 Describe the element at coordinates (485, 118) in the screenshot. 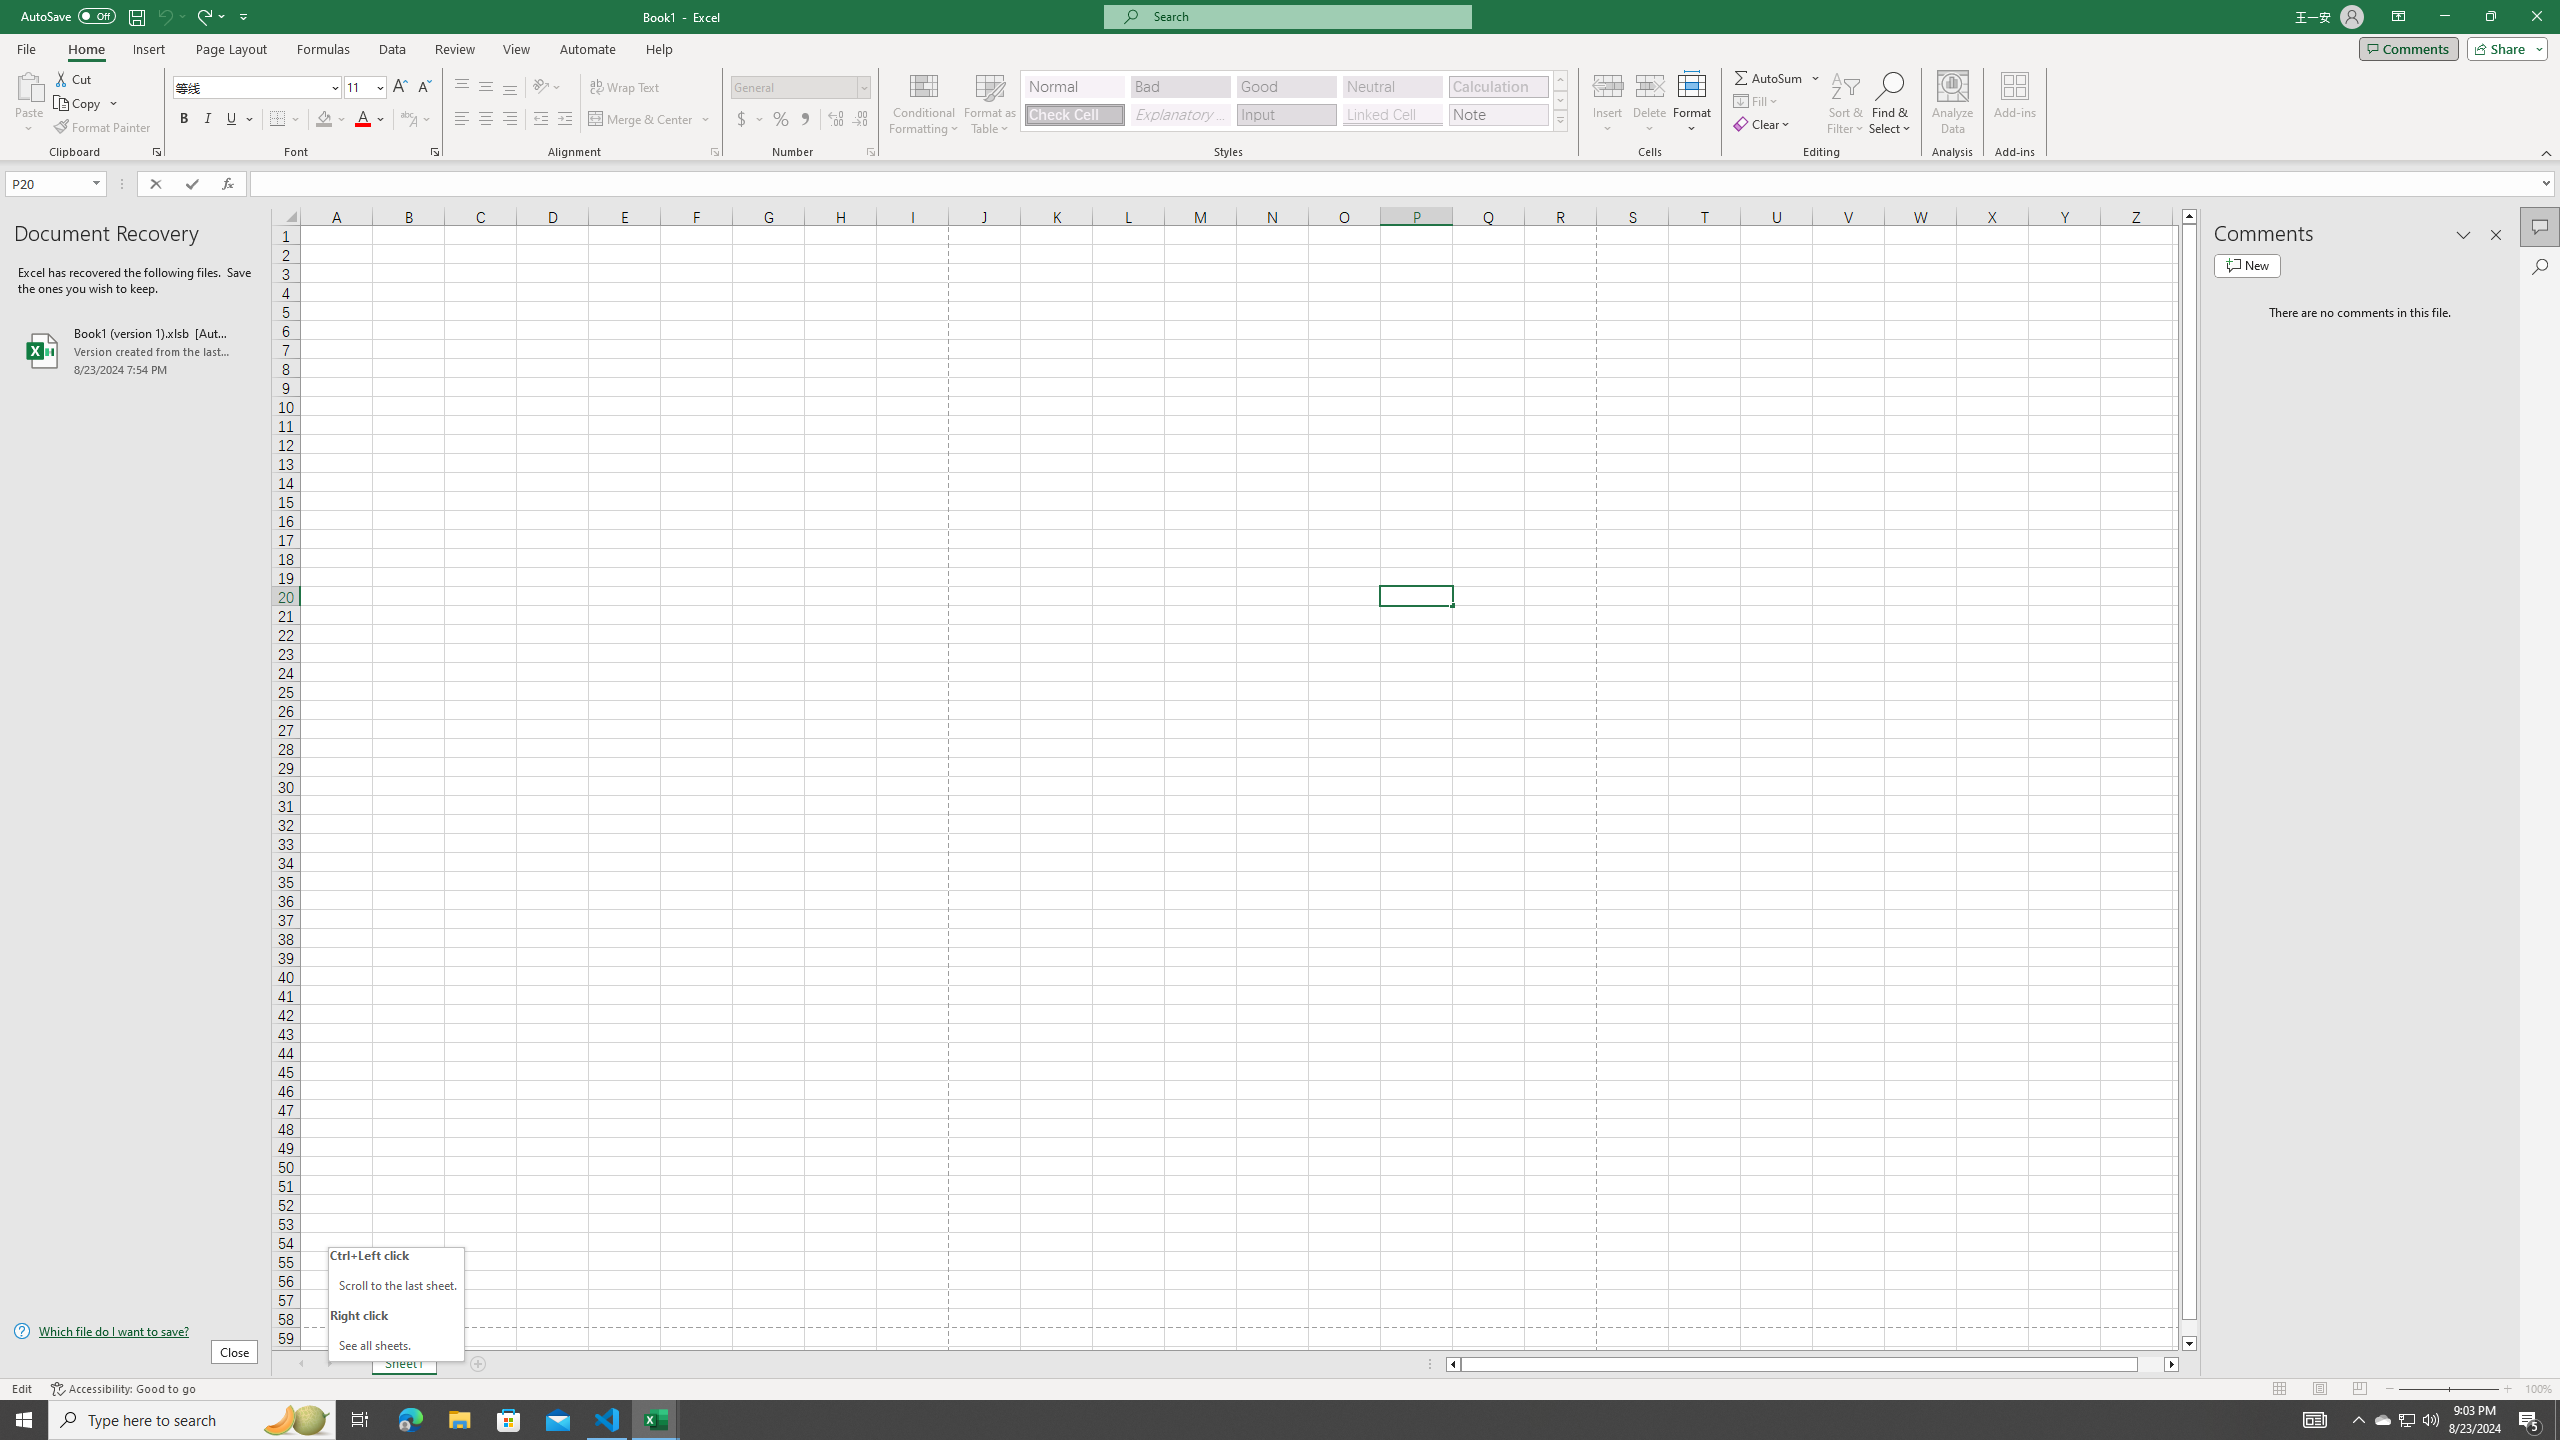

I see `'Center'` at that location.